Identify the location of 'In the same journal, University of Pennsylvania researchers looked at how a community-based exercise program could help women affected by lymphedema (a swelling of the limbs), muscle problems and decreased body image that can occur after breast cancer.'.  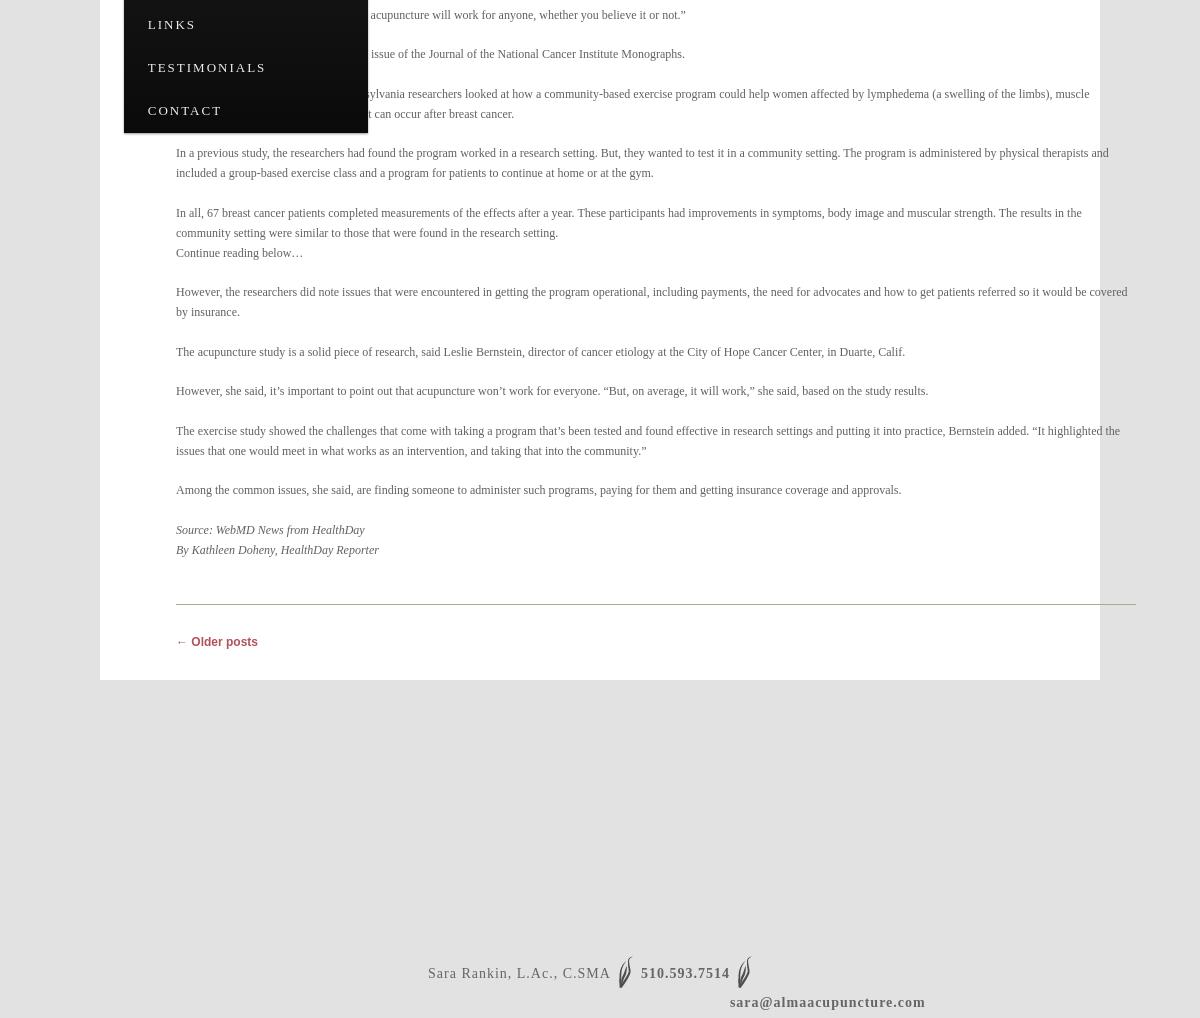
(175, 102).